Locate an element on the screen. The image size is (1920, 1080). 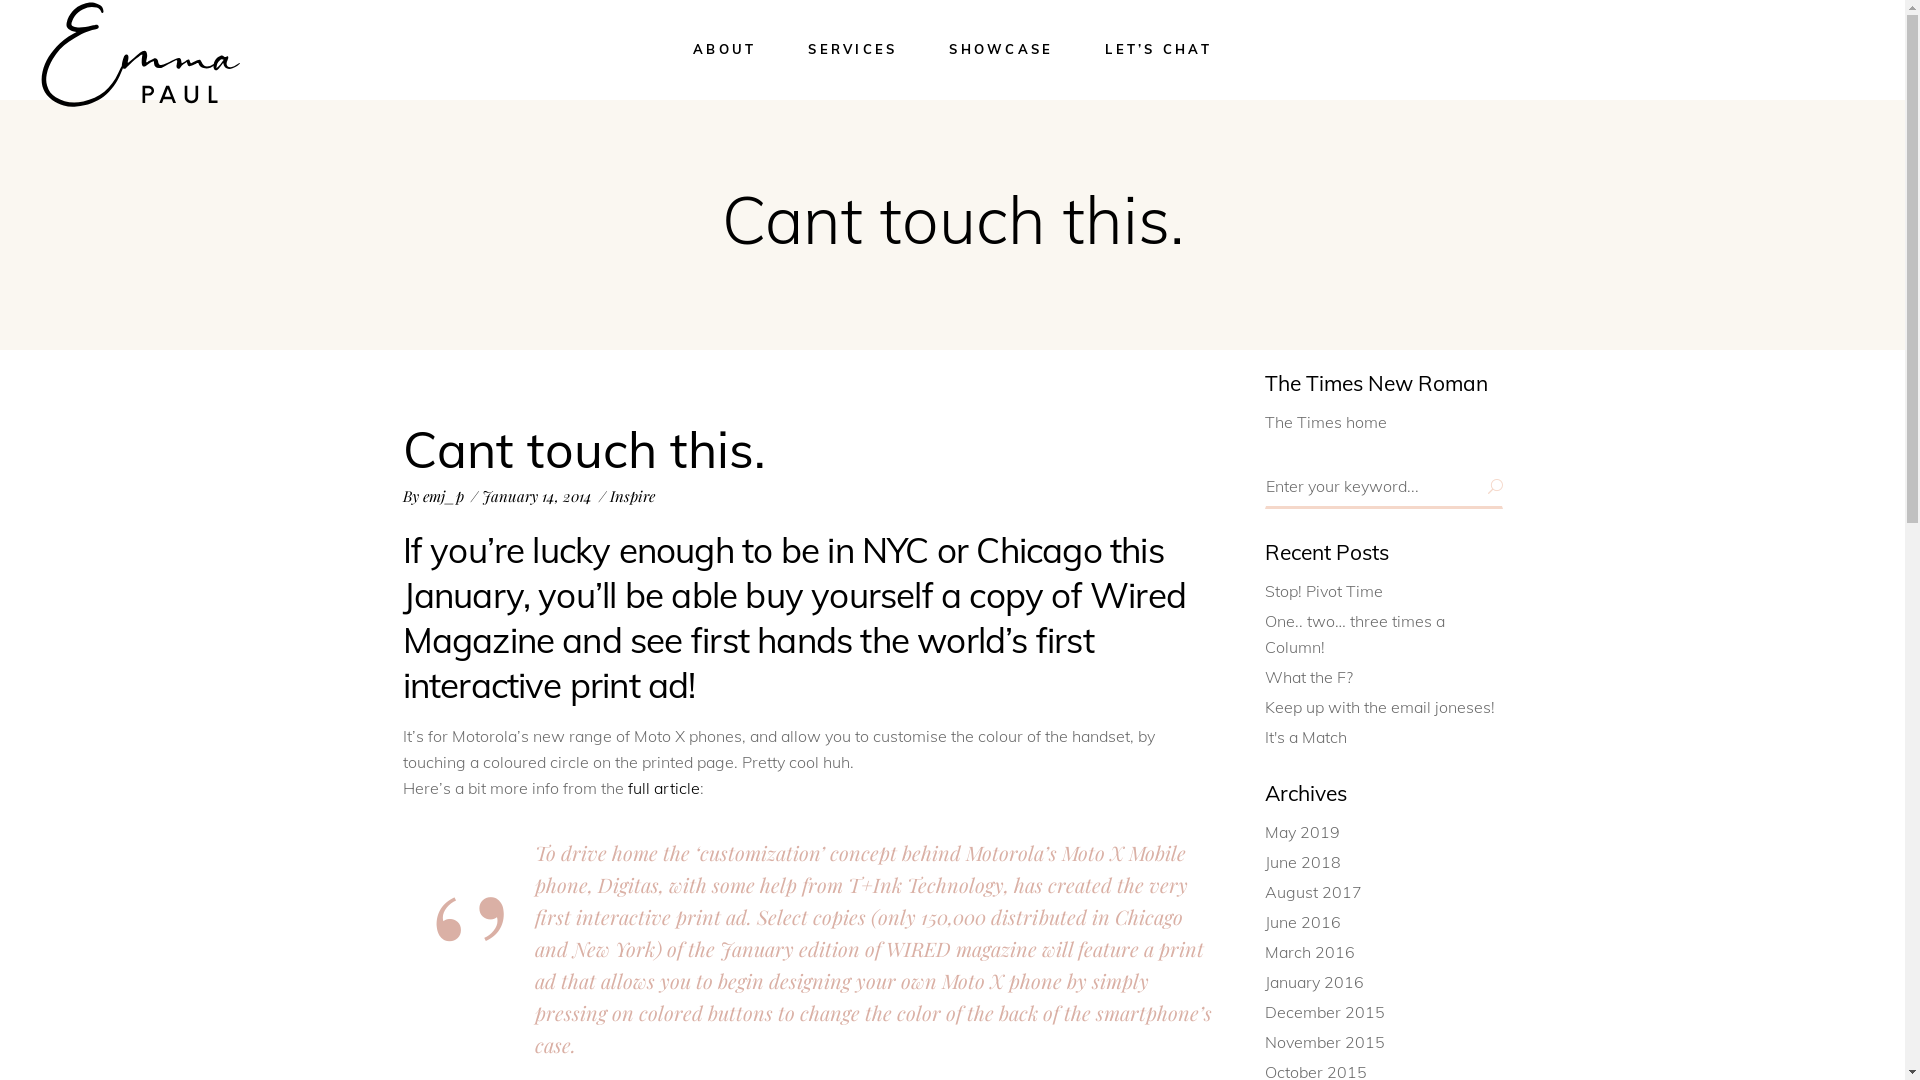
'SHOWCASE' is located at coordinates (1001, 49).